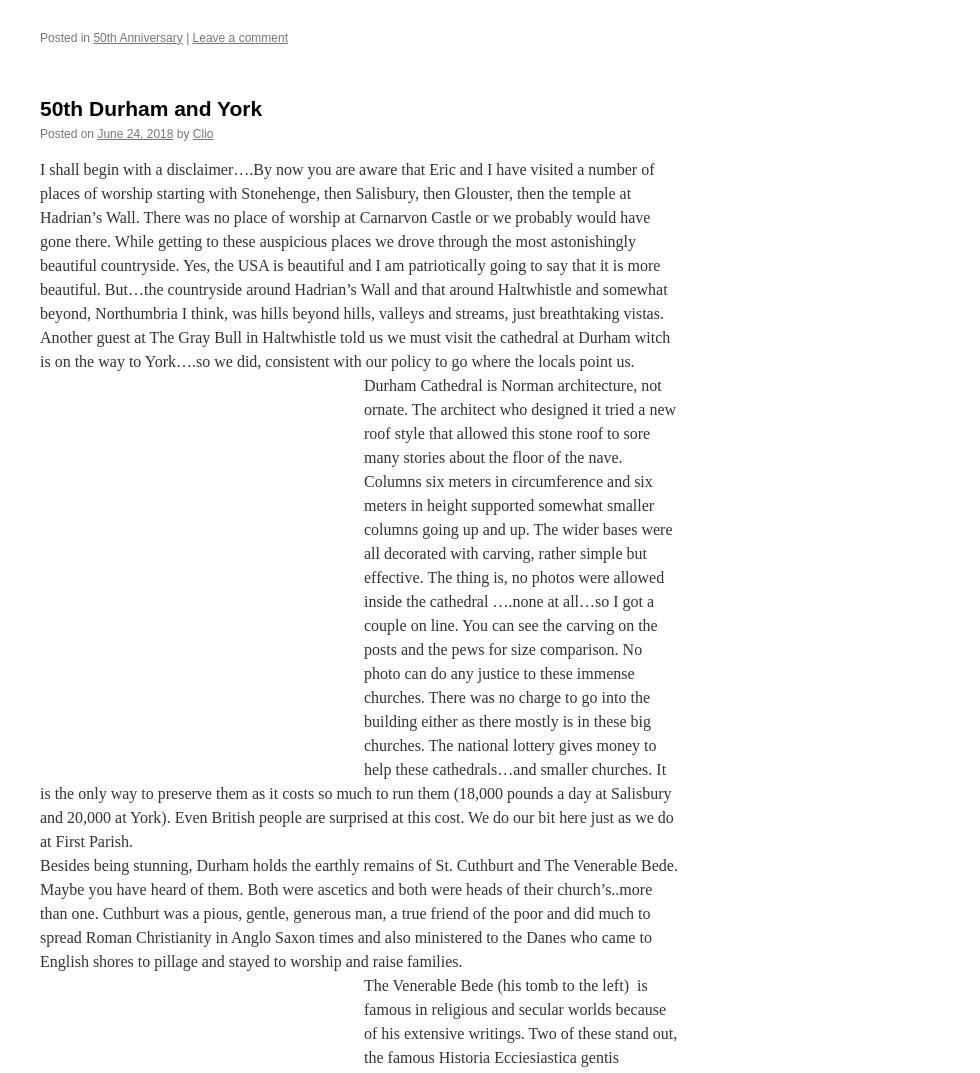  What do you see at coordinates (353, 240) in the screenshot?
I see `'I shall begin with a disclaimer….By now you are aware that Eric and I have visited a number of places of worship starting with Stonehenge, then Salisbury, then Glouster, then the temple at Hadrian’s Wall. There was no place of worship at Carnarvon Castle or we probably would have gone there. While getting to these auspicious places we drove through the most astonishingly beautiful countryside. Yes, the USA is beautiful and I am patriotically going to say that it is more beautiful. But…the countryside around Hadrian’s Wall and that around Haltwhistle and somewhat beyond, Northumbria I think, was hills beyond hills, valleys and streams, just breathtaking vistas.'` at bounding box center [353, 240].